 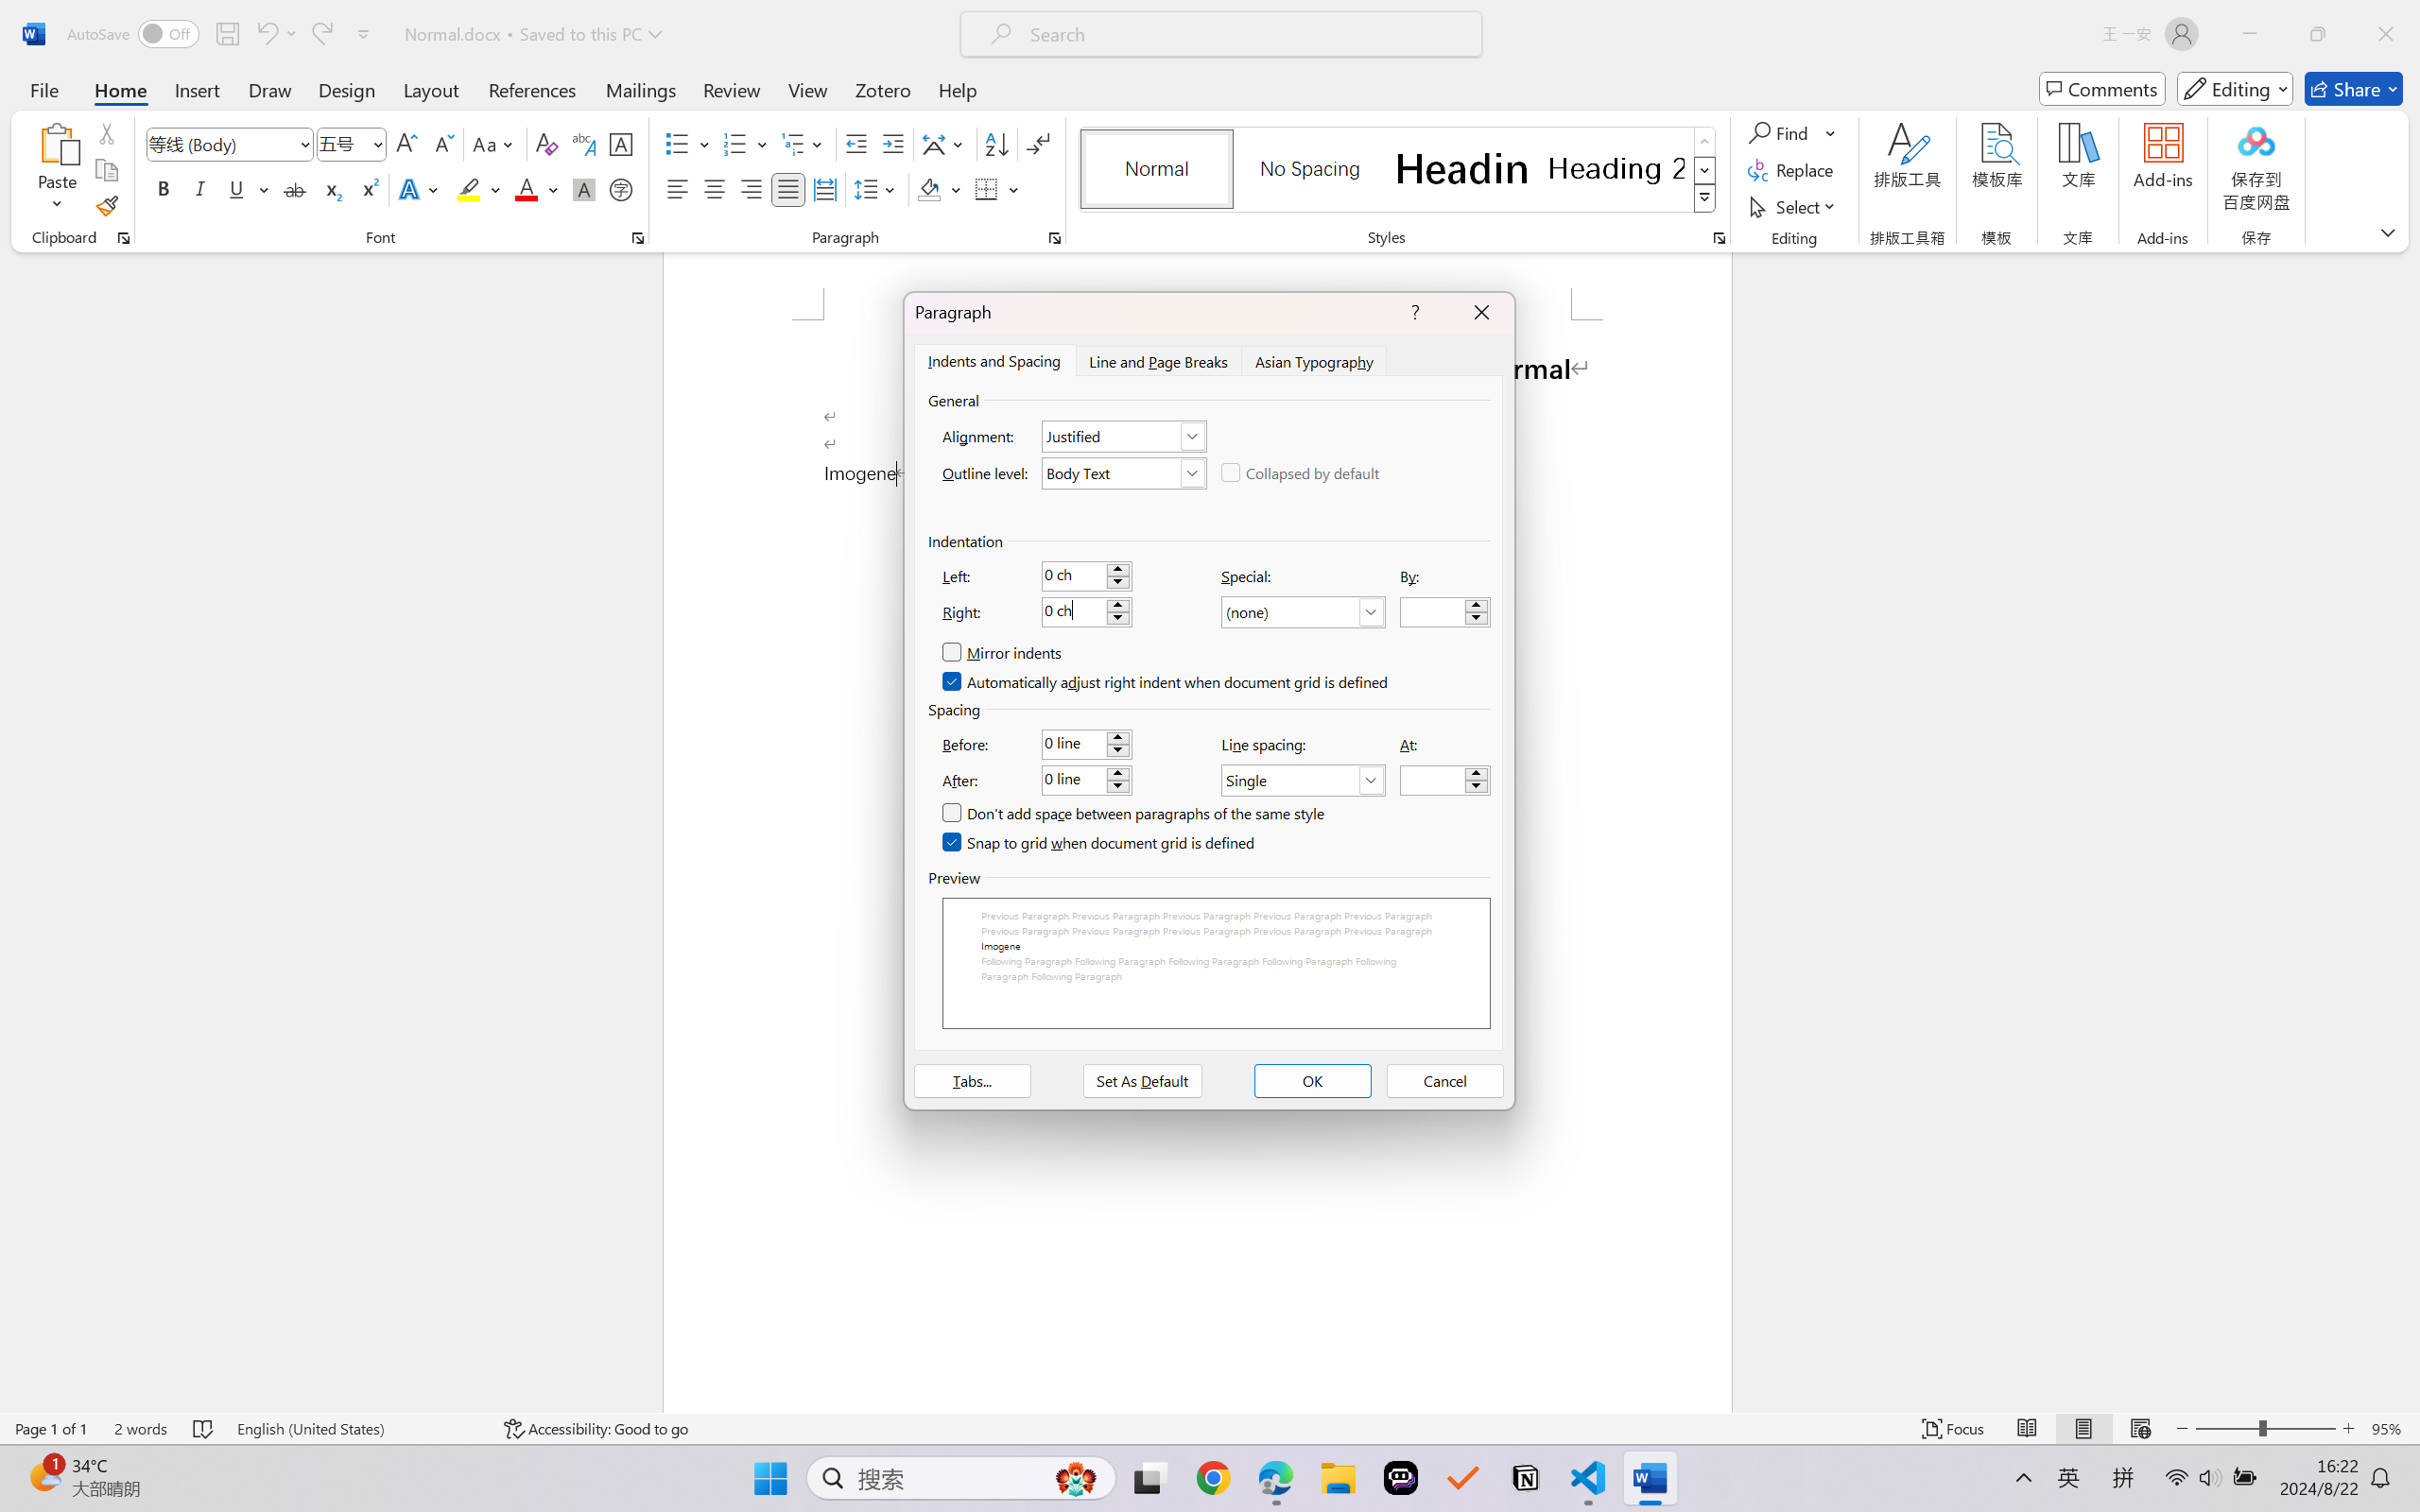 What do you see at coordinates (545, 144) in the screenshot?
I see `'Clear Formatting'` at bounding box center [545, 144].